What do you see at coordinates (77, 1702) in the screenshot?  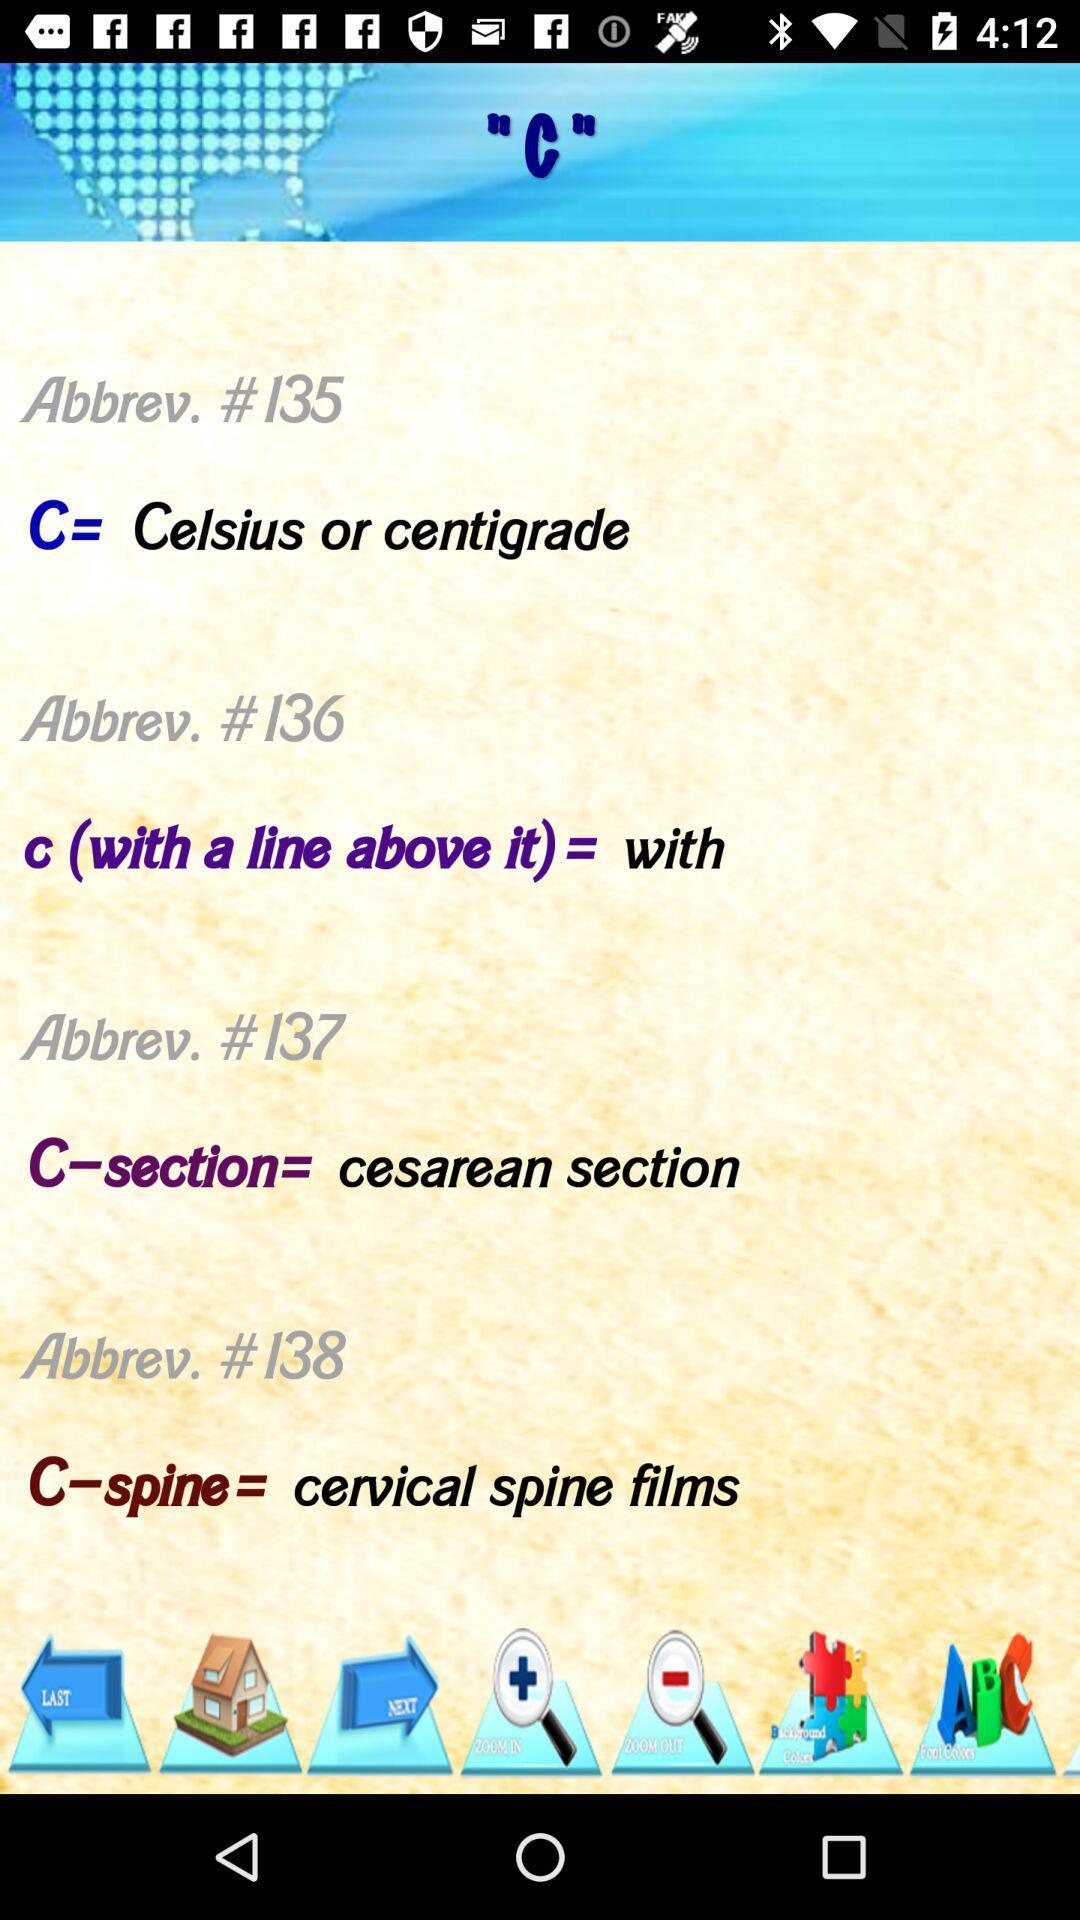 I see `the arrow_backward icon` at bounding box center [77, 1702].